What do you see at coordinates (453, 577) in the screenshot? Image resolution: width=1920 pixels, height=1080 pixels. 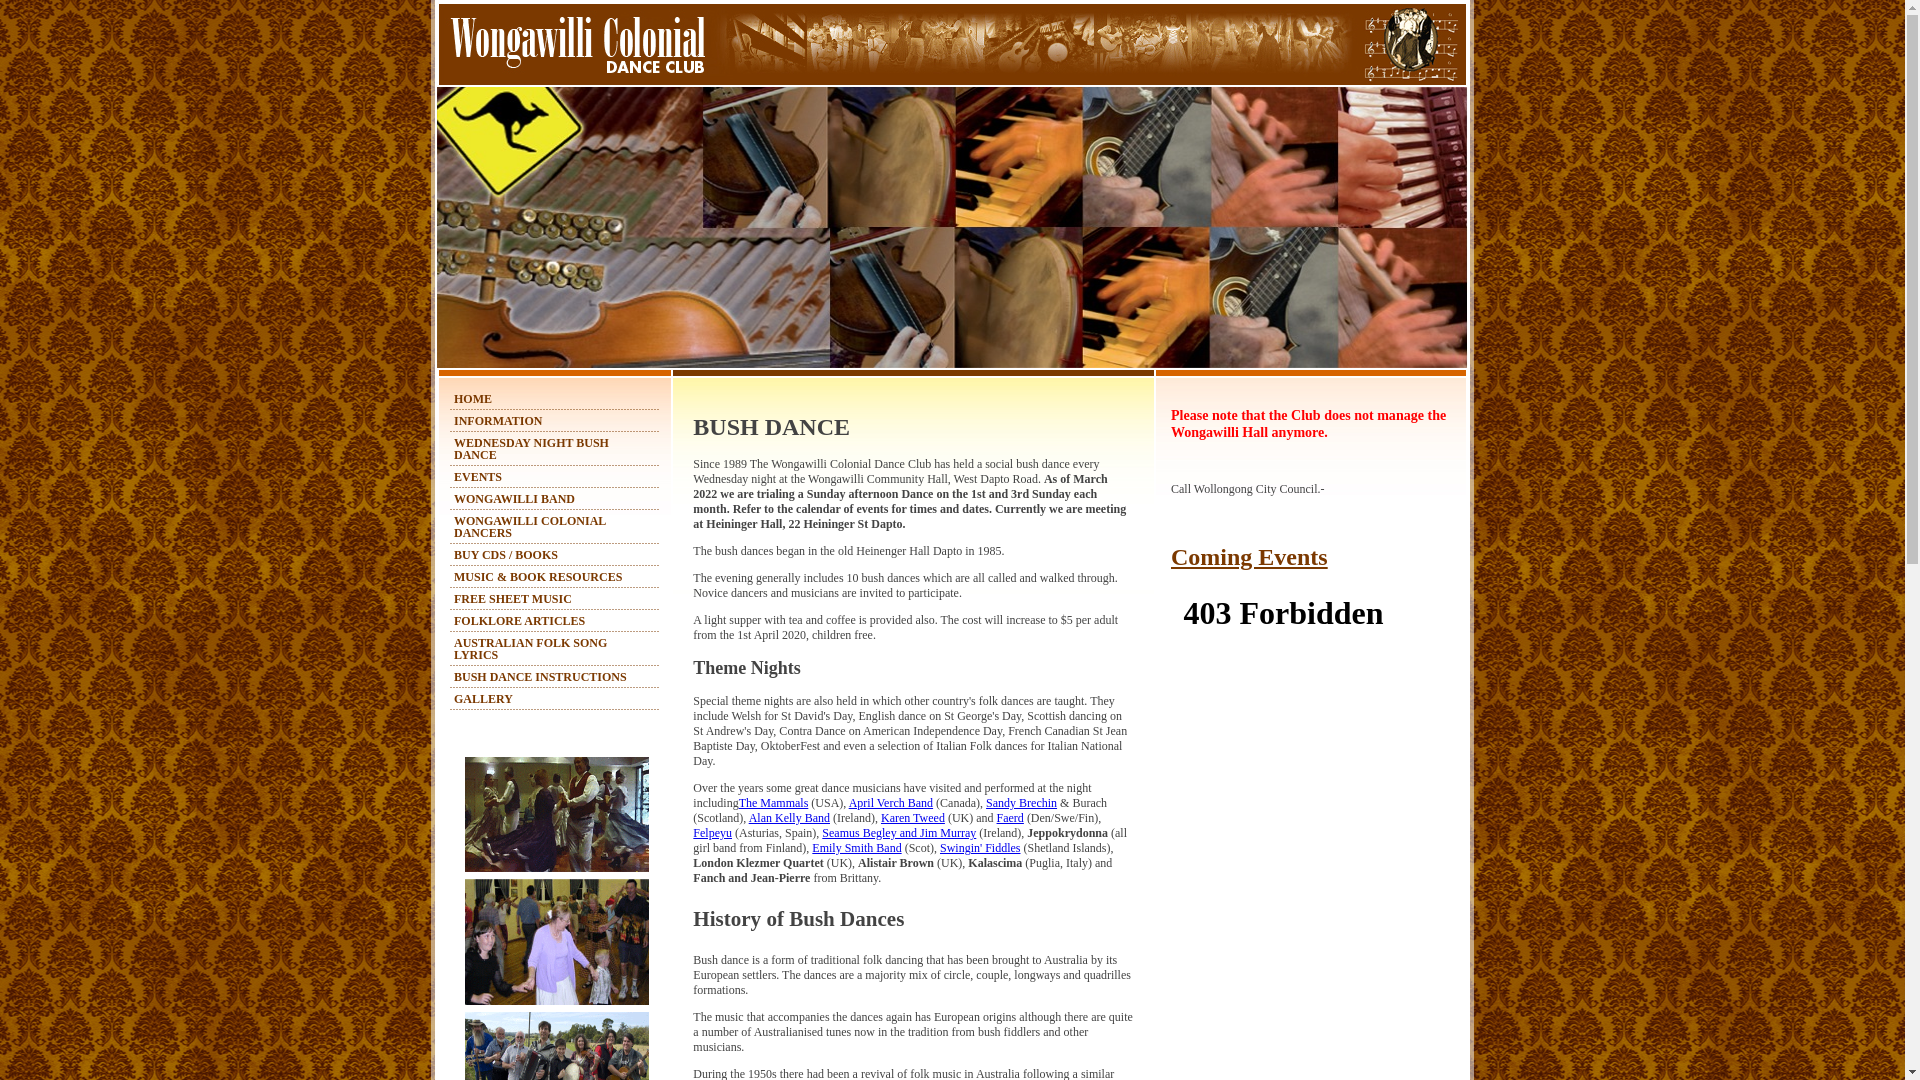 I see `'MUSIC & BOOK RESOURCES'` at bounding box center [453, 577].